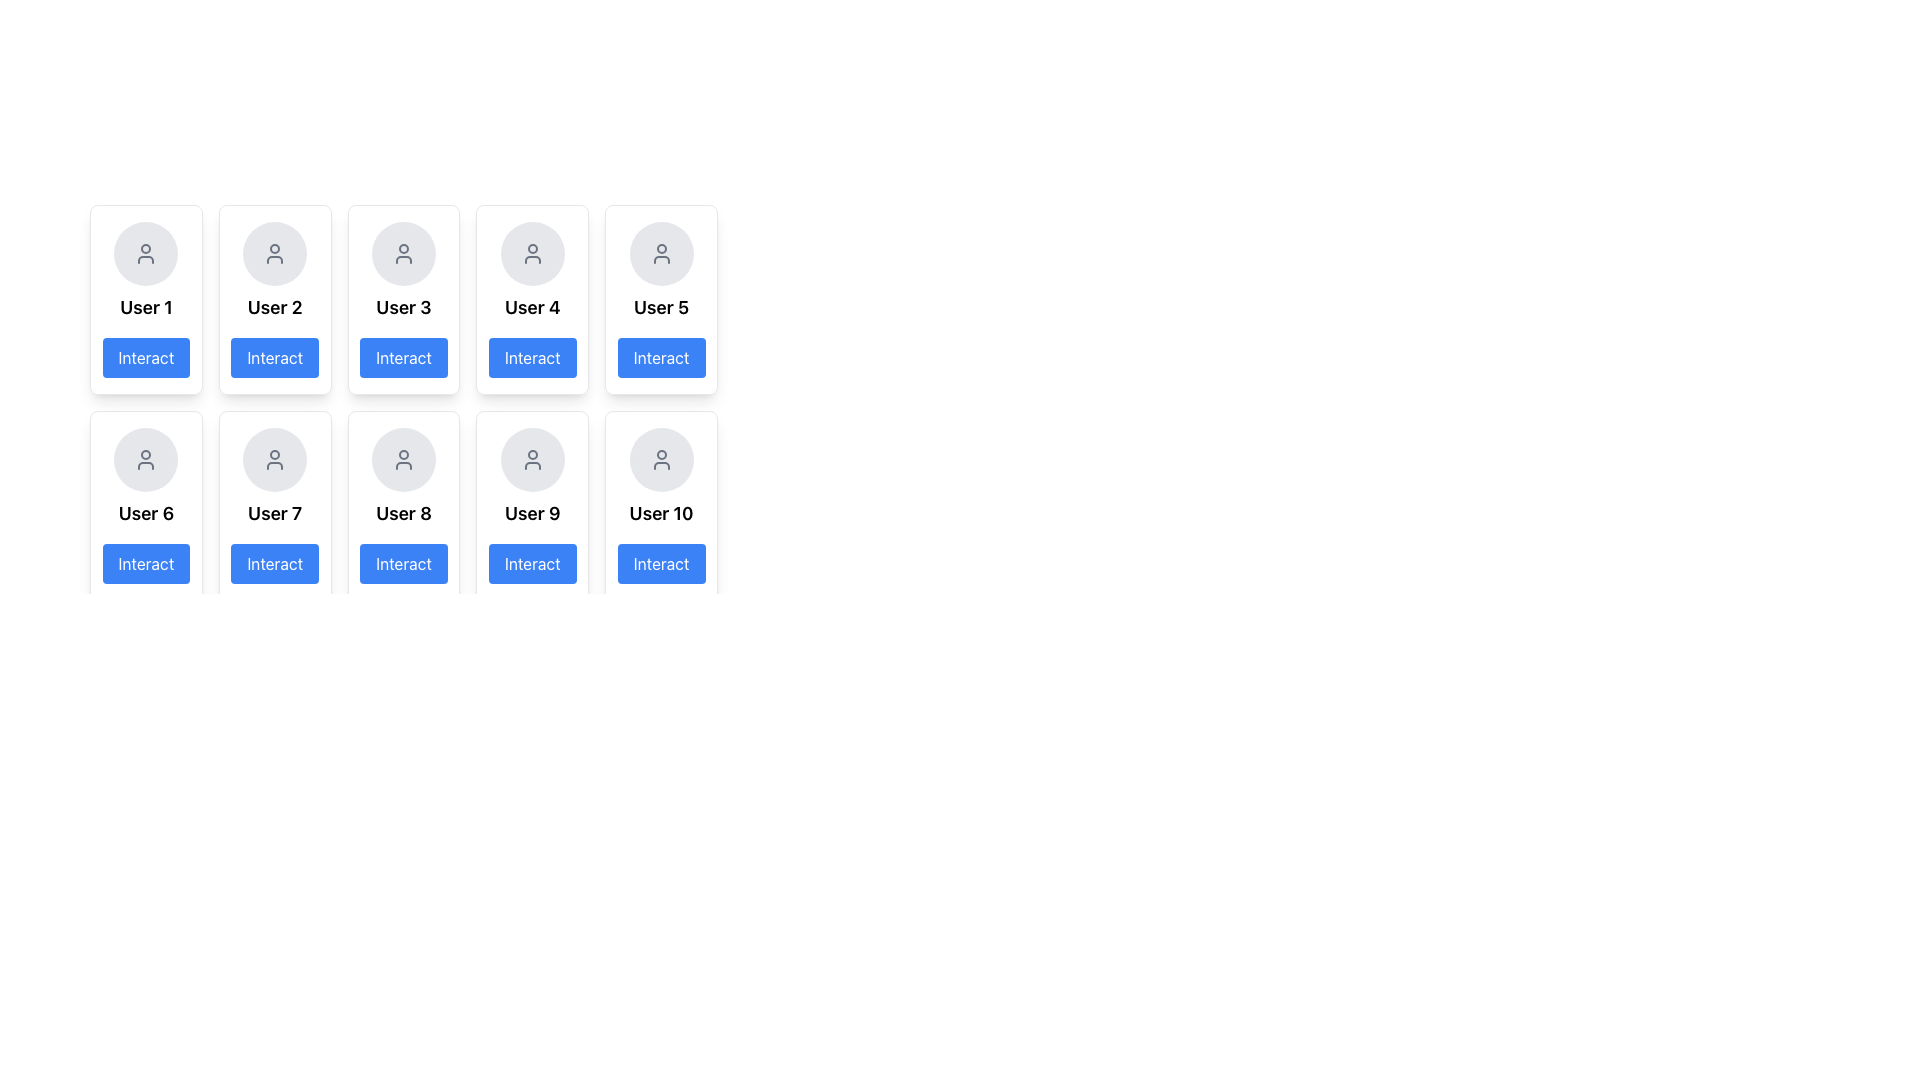 This screenshot has width=1920, height=1080. What do you see at coordinates (532, 300) in the screenshot?
I see `the User Profile Card located in the top row and fourth column of the grid layout` at bounding box center [532, 300].